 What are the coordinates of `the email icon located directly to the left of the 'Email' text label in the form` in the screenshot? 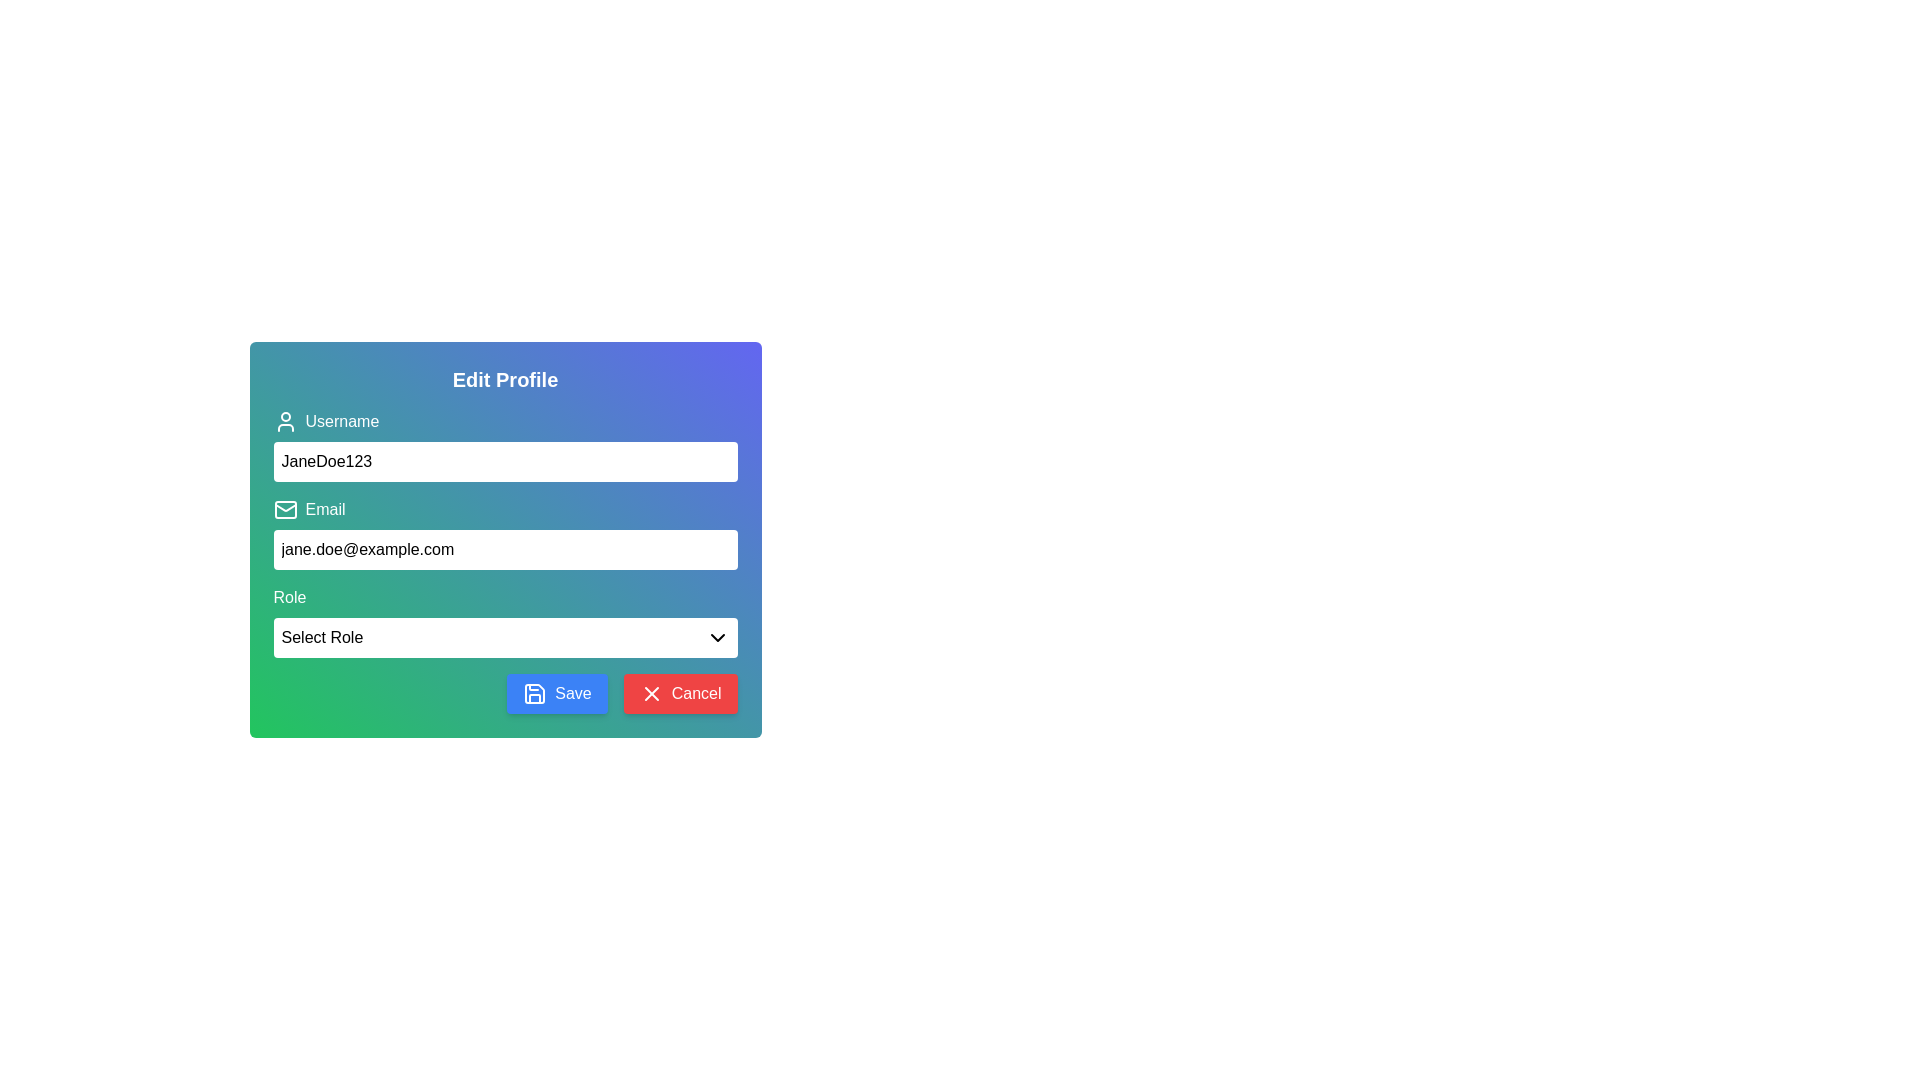 It's located at (284, 508).